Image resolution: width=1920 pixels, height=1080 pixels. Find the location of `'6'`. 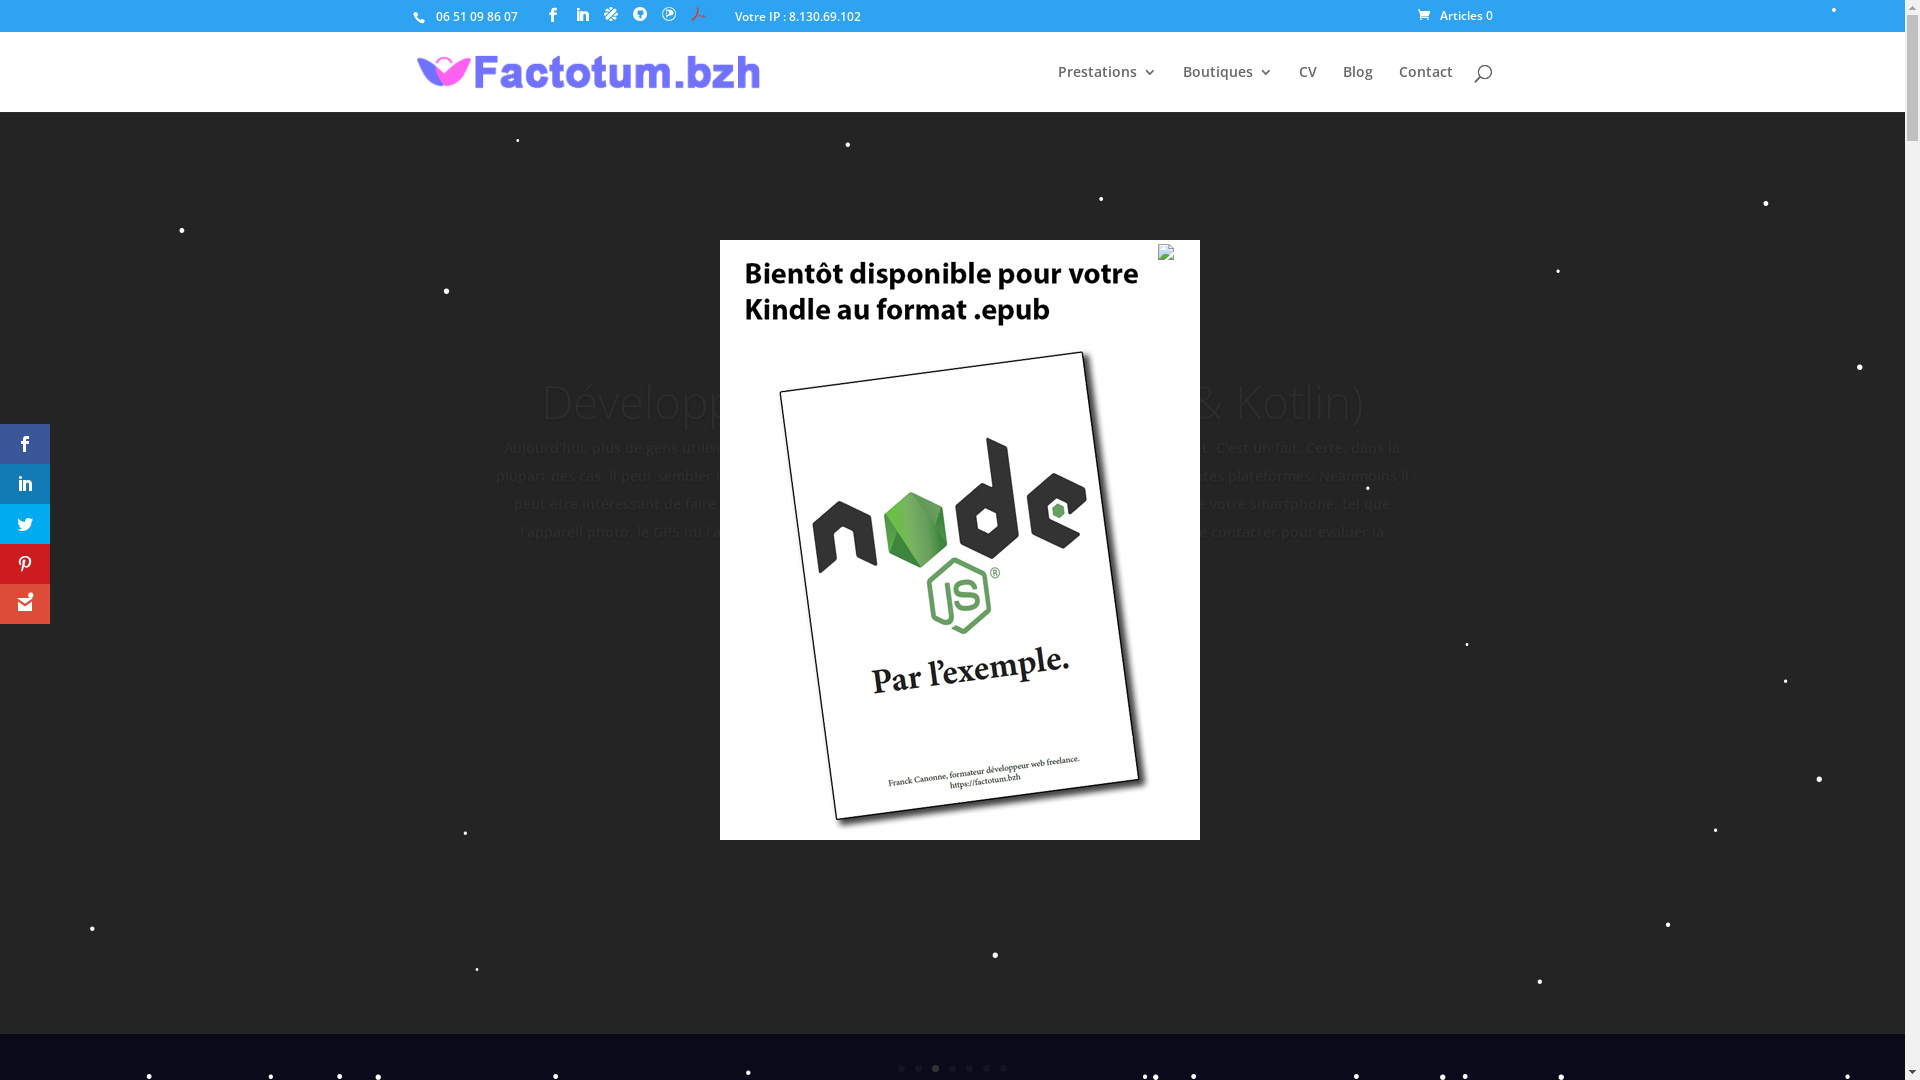

'6' is located at coordinates (986, 1067).